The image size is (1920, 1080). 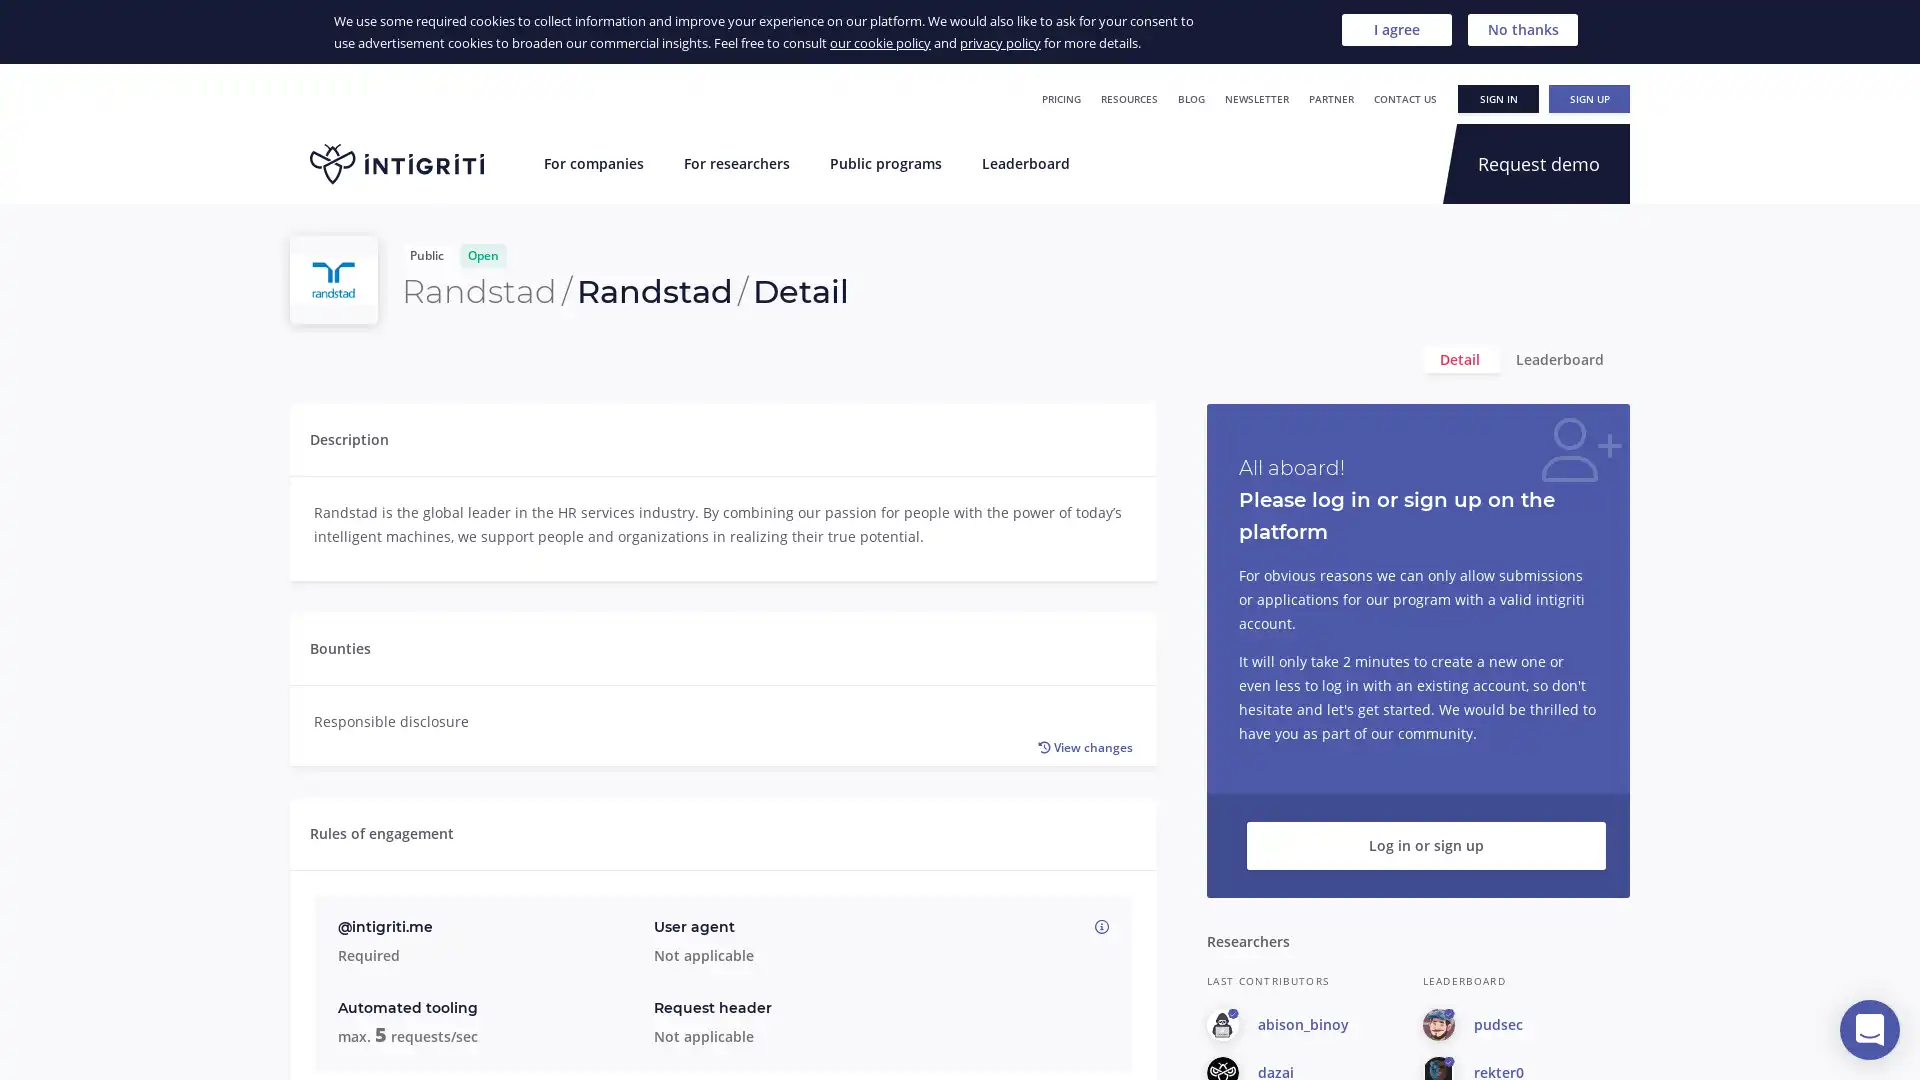 I want to click on Open Intercom Messenger, so click(x=1869, y=1029).